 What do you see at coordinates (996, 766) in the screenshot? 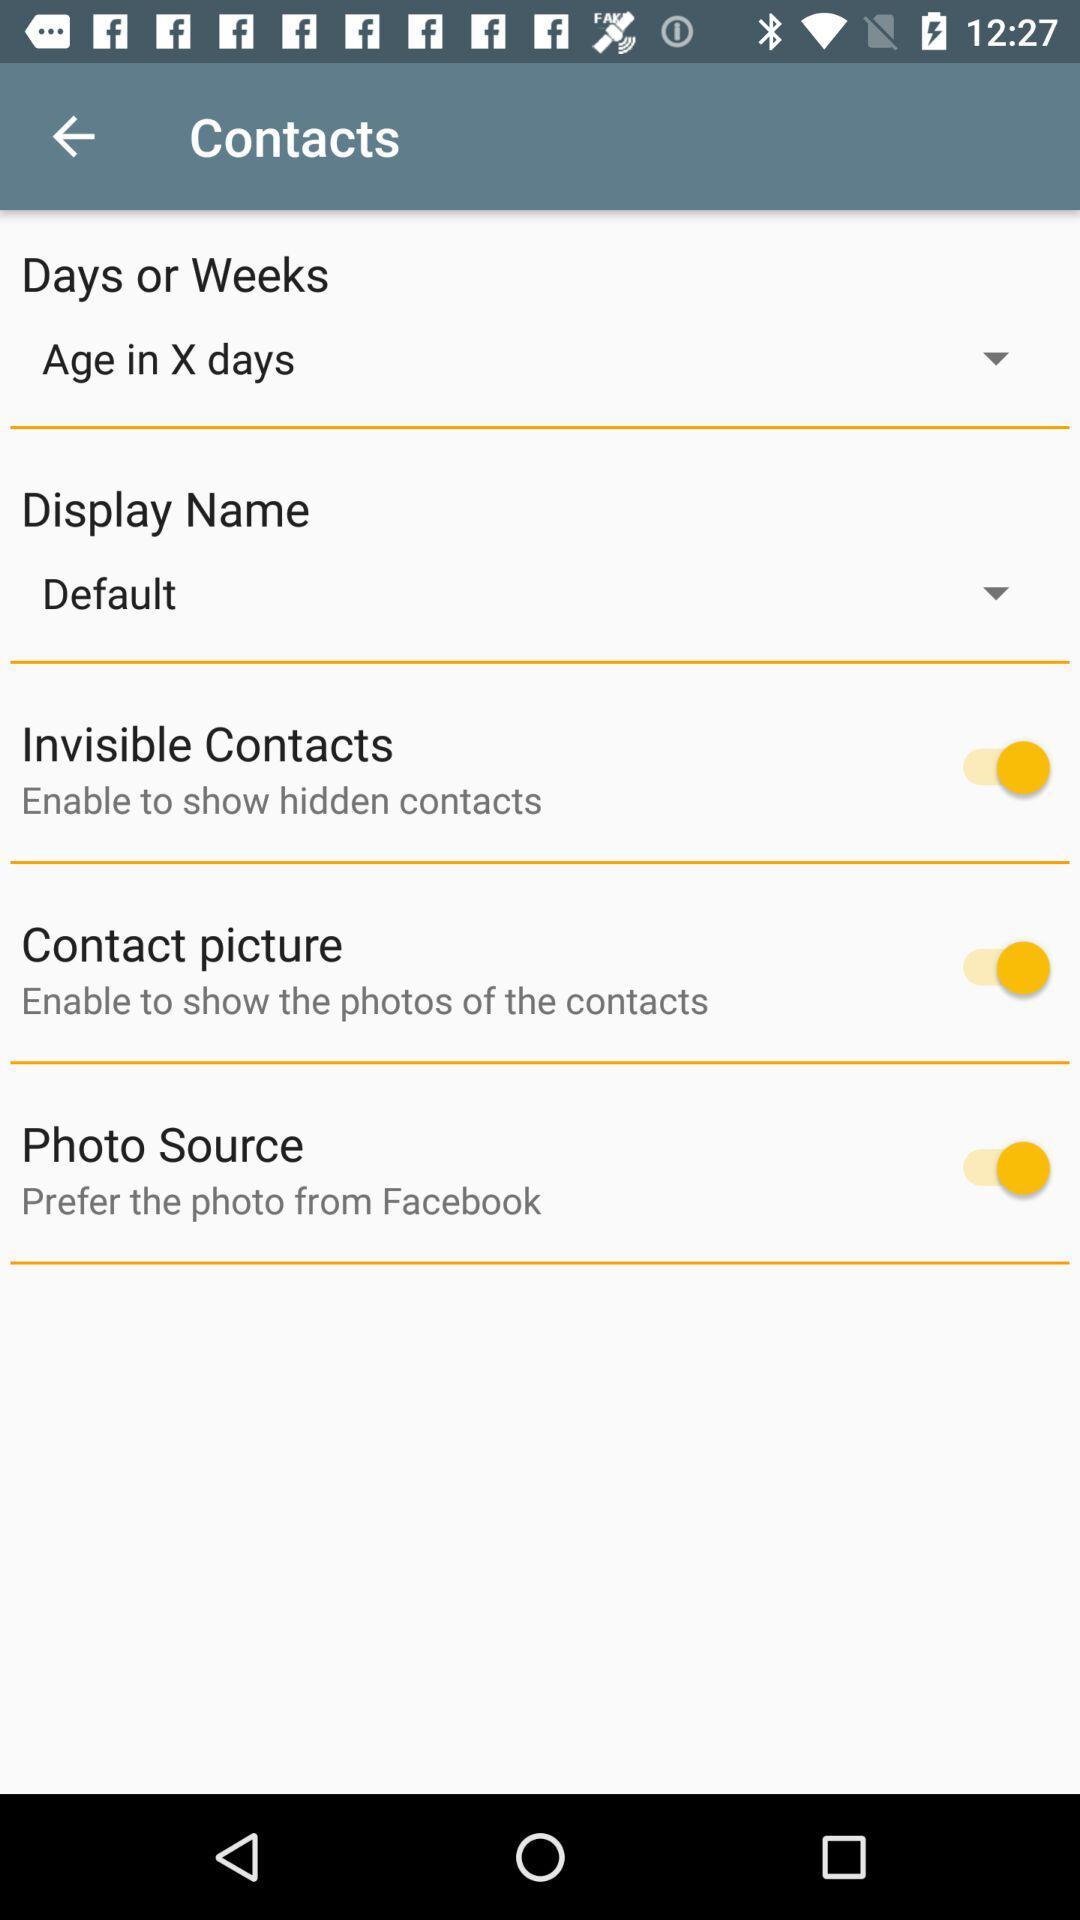
I see `contacts invisible contacts` at bounding box center [996, 766].